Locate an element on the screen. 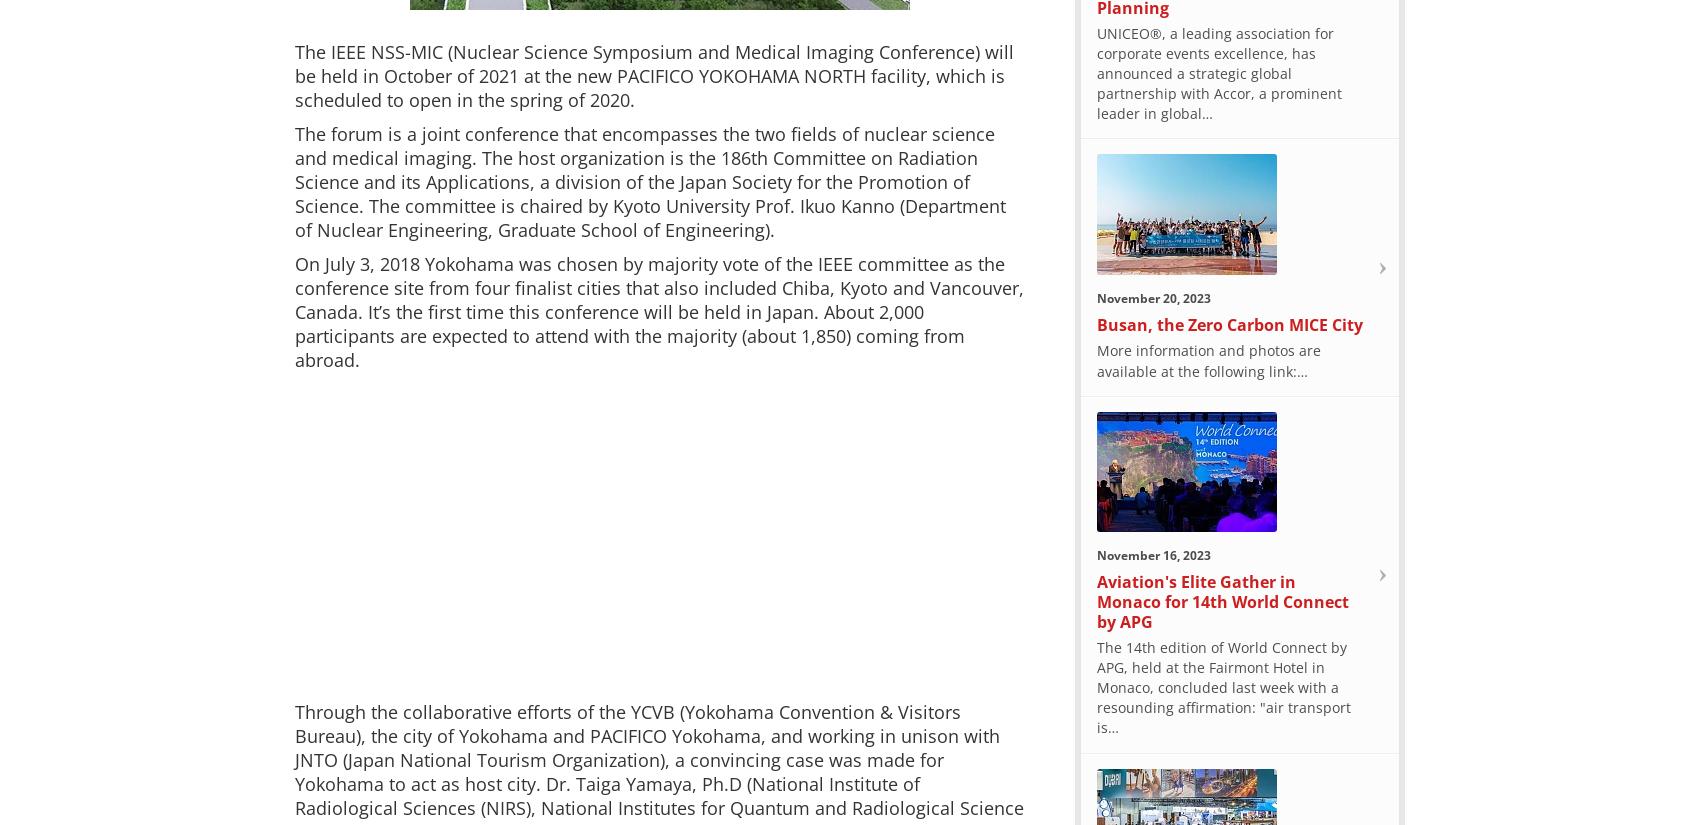 The width and height of the screenshot is (1700, 825). 'The forum is a joint conference that encompasses the two fields of nuclear science and medical imaging. The host organization is the 186th Committee on Radiation Science and its Applications, a division of the Japan Society for the Promotion of Science. The committee is chaired by Kyoto University Prof. Ikuo Kanno (Department of Nuclear Engineering, Graduate School of Engineering).' is located at coordinates (650, 181).